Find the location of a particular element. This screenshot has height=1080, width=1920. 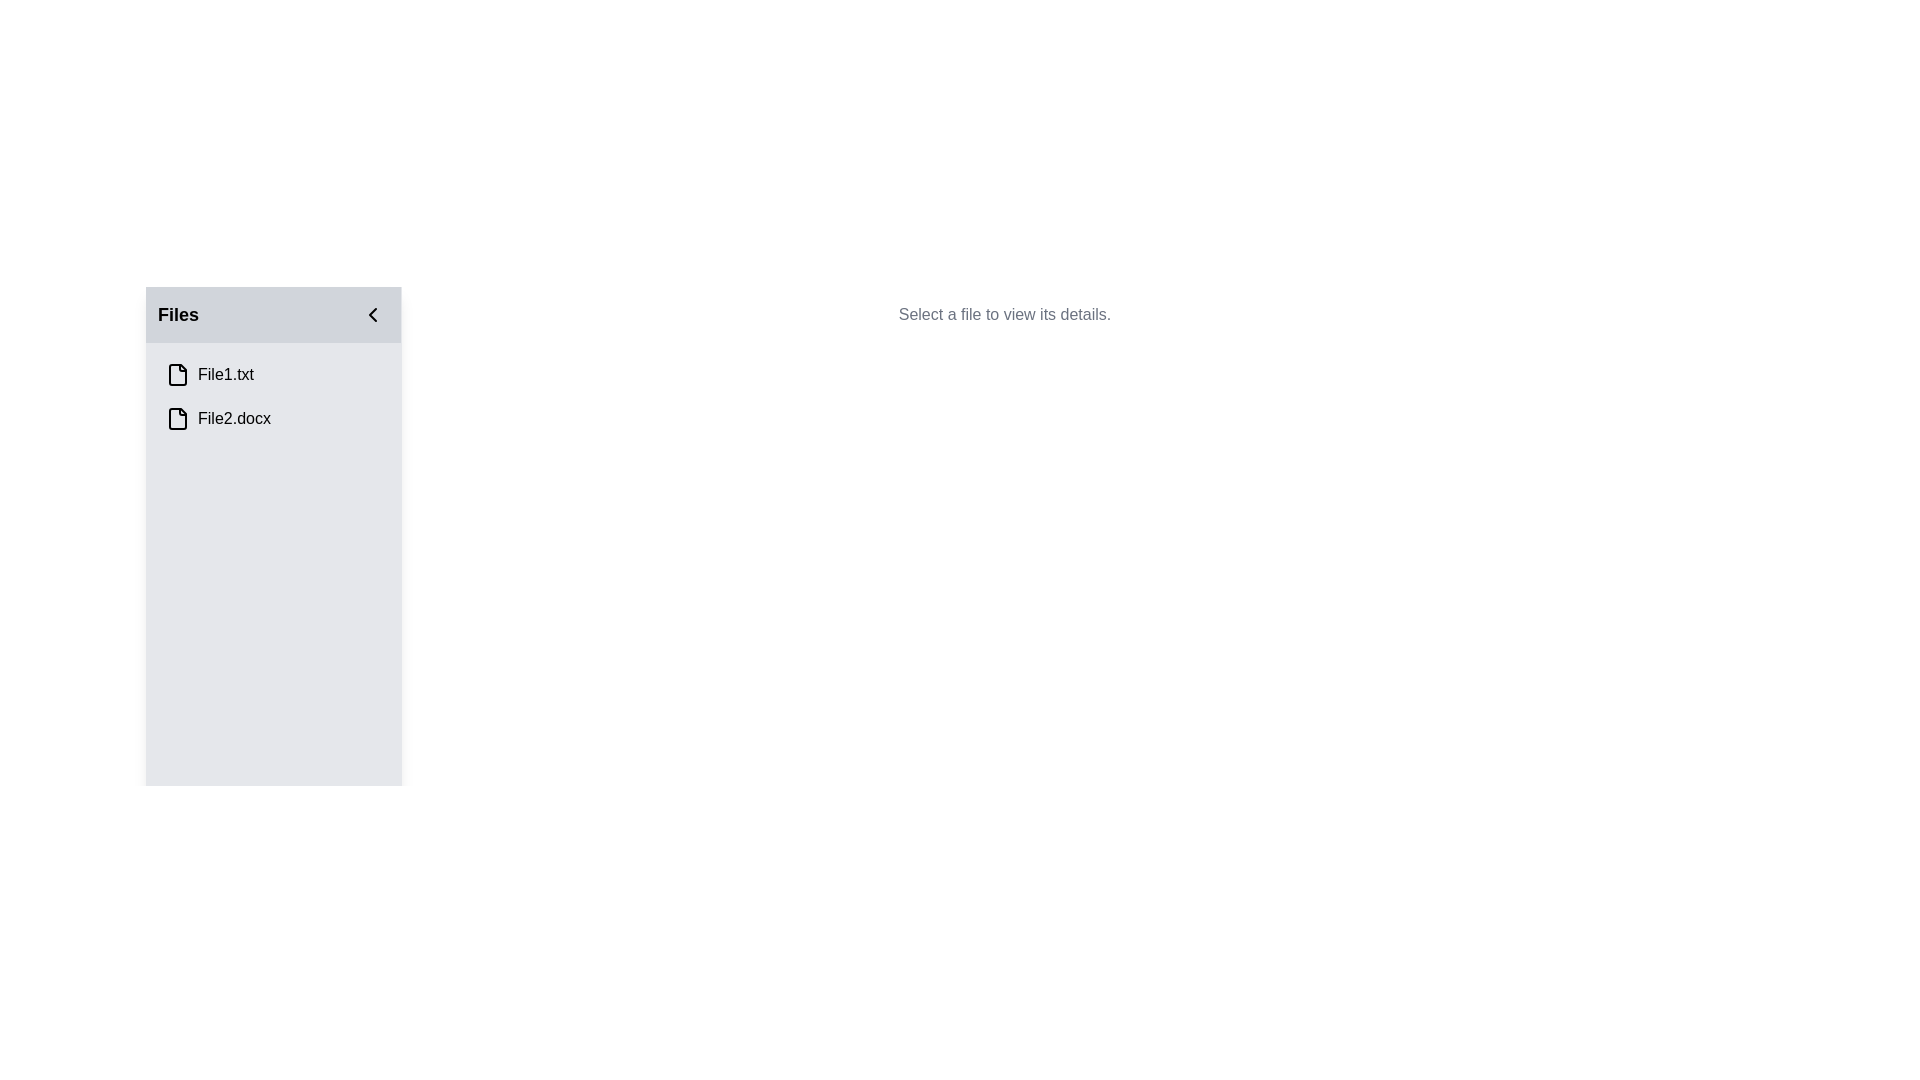

the icon representing the second file in the vertical list of file entries, which has a rectangular shape with a slightly cut corner, located in the sidebar of the interface is located at coordinates (177, 418).